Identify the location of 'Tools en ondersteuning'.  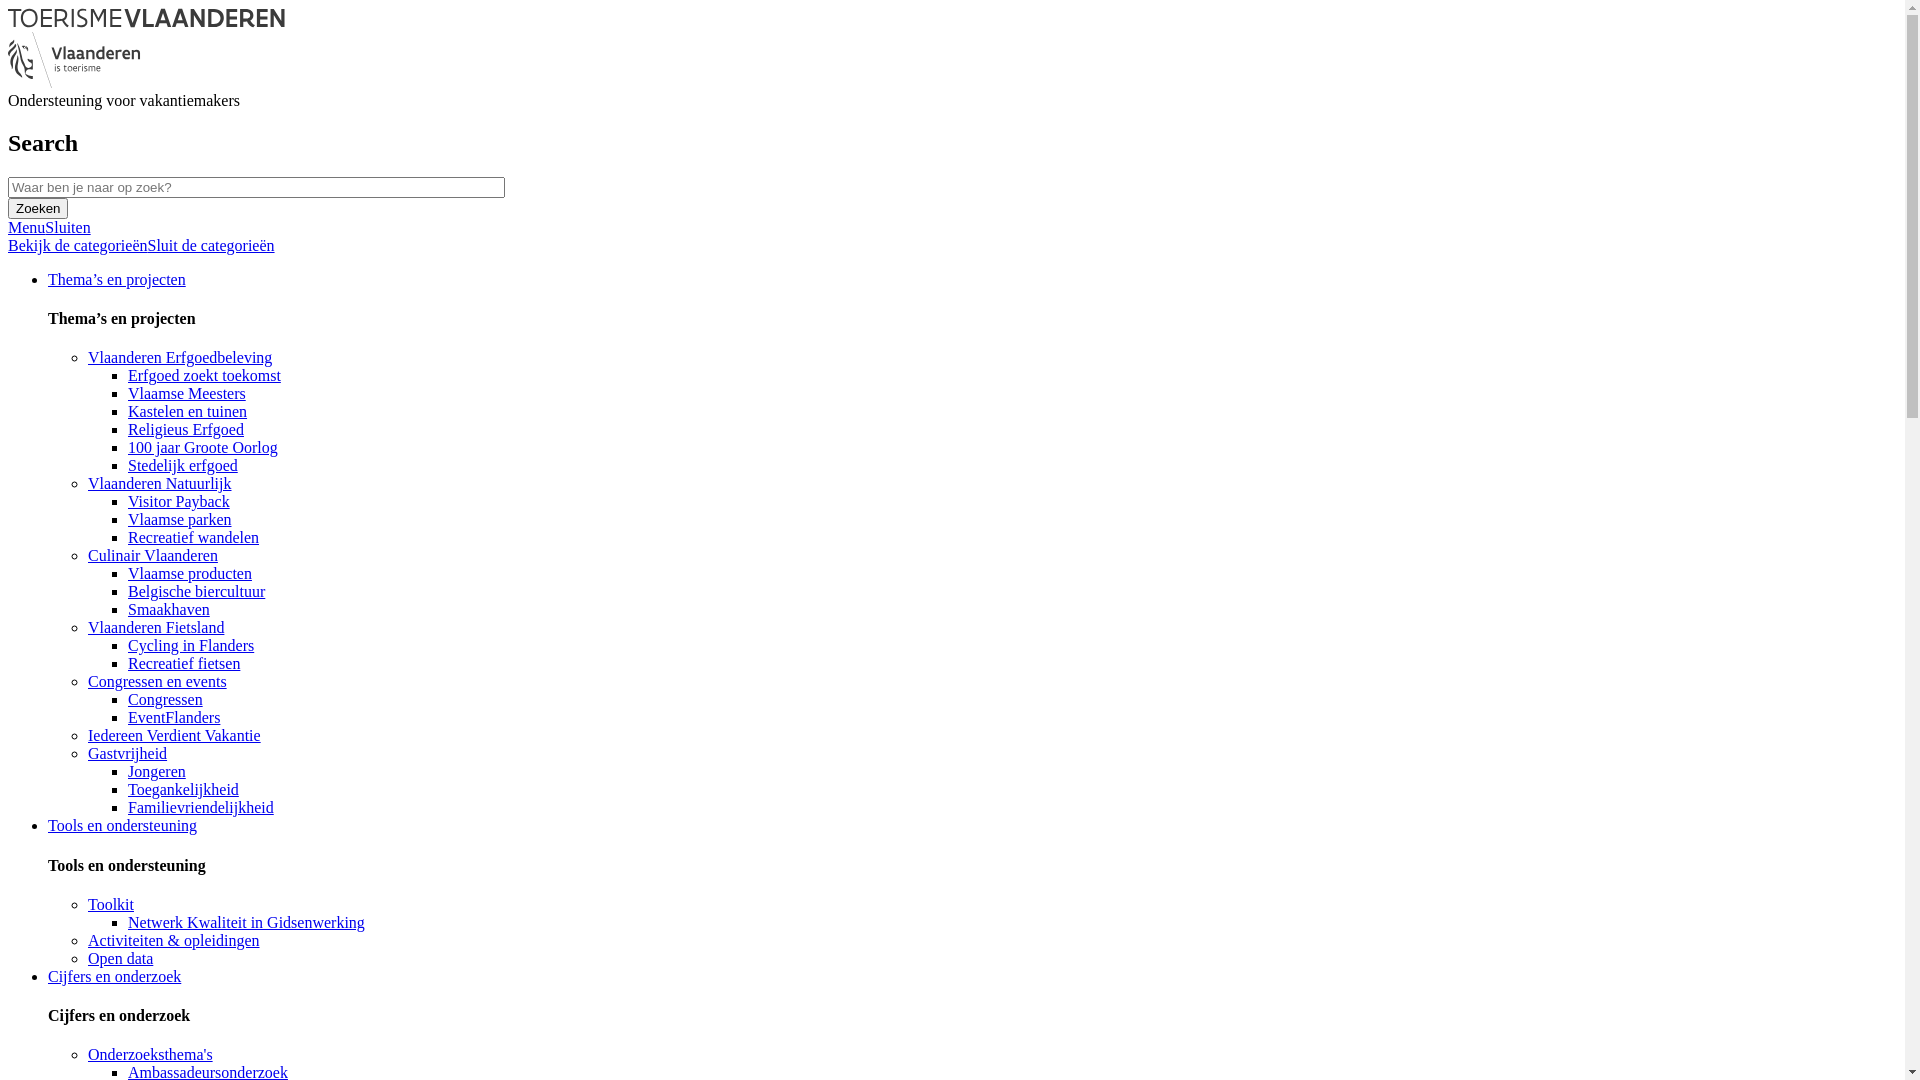
(121, 825).